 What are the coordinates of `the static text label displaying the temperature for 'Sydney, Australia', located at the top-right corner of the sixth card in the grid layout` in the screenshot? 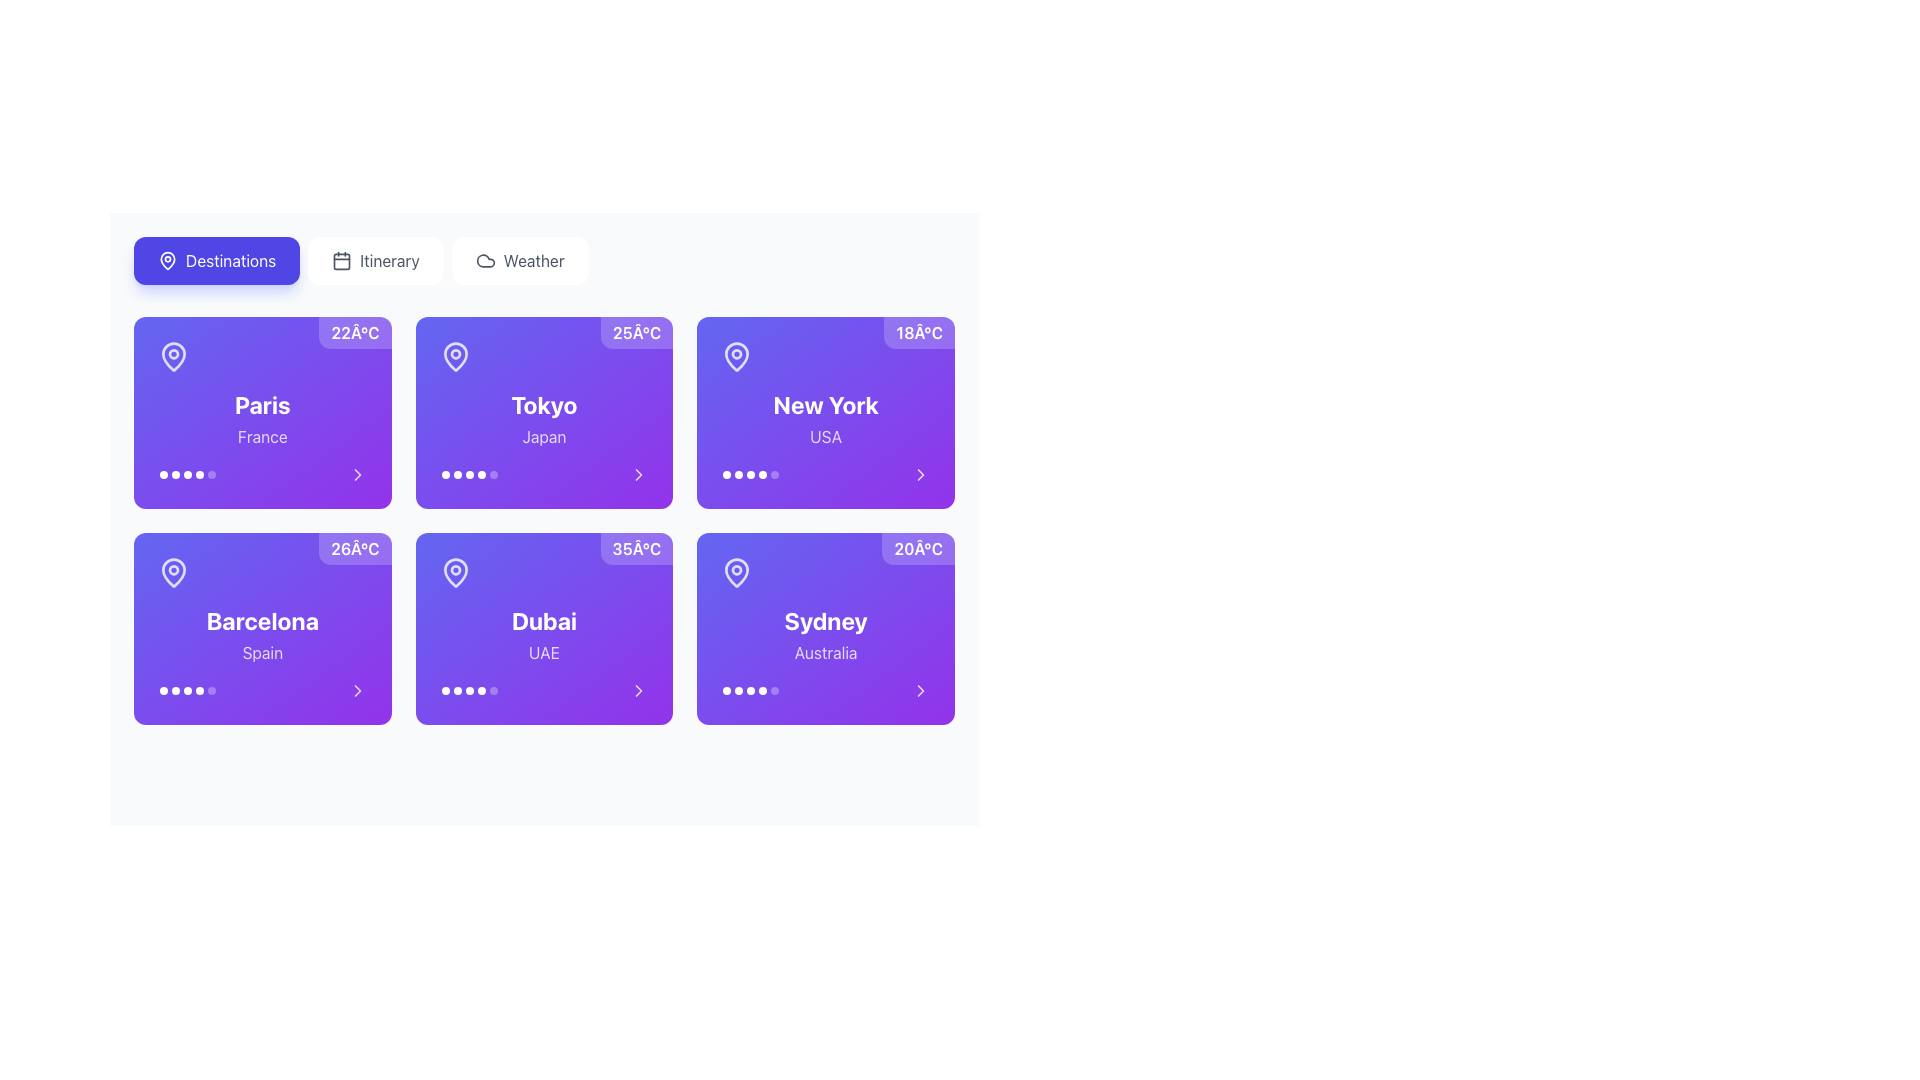 It's located at (917, 548).